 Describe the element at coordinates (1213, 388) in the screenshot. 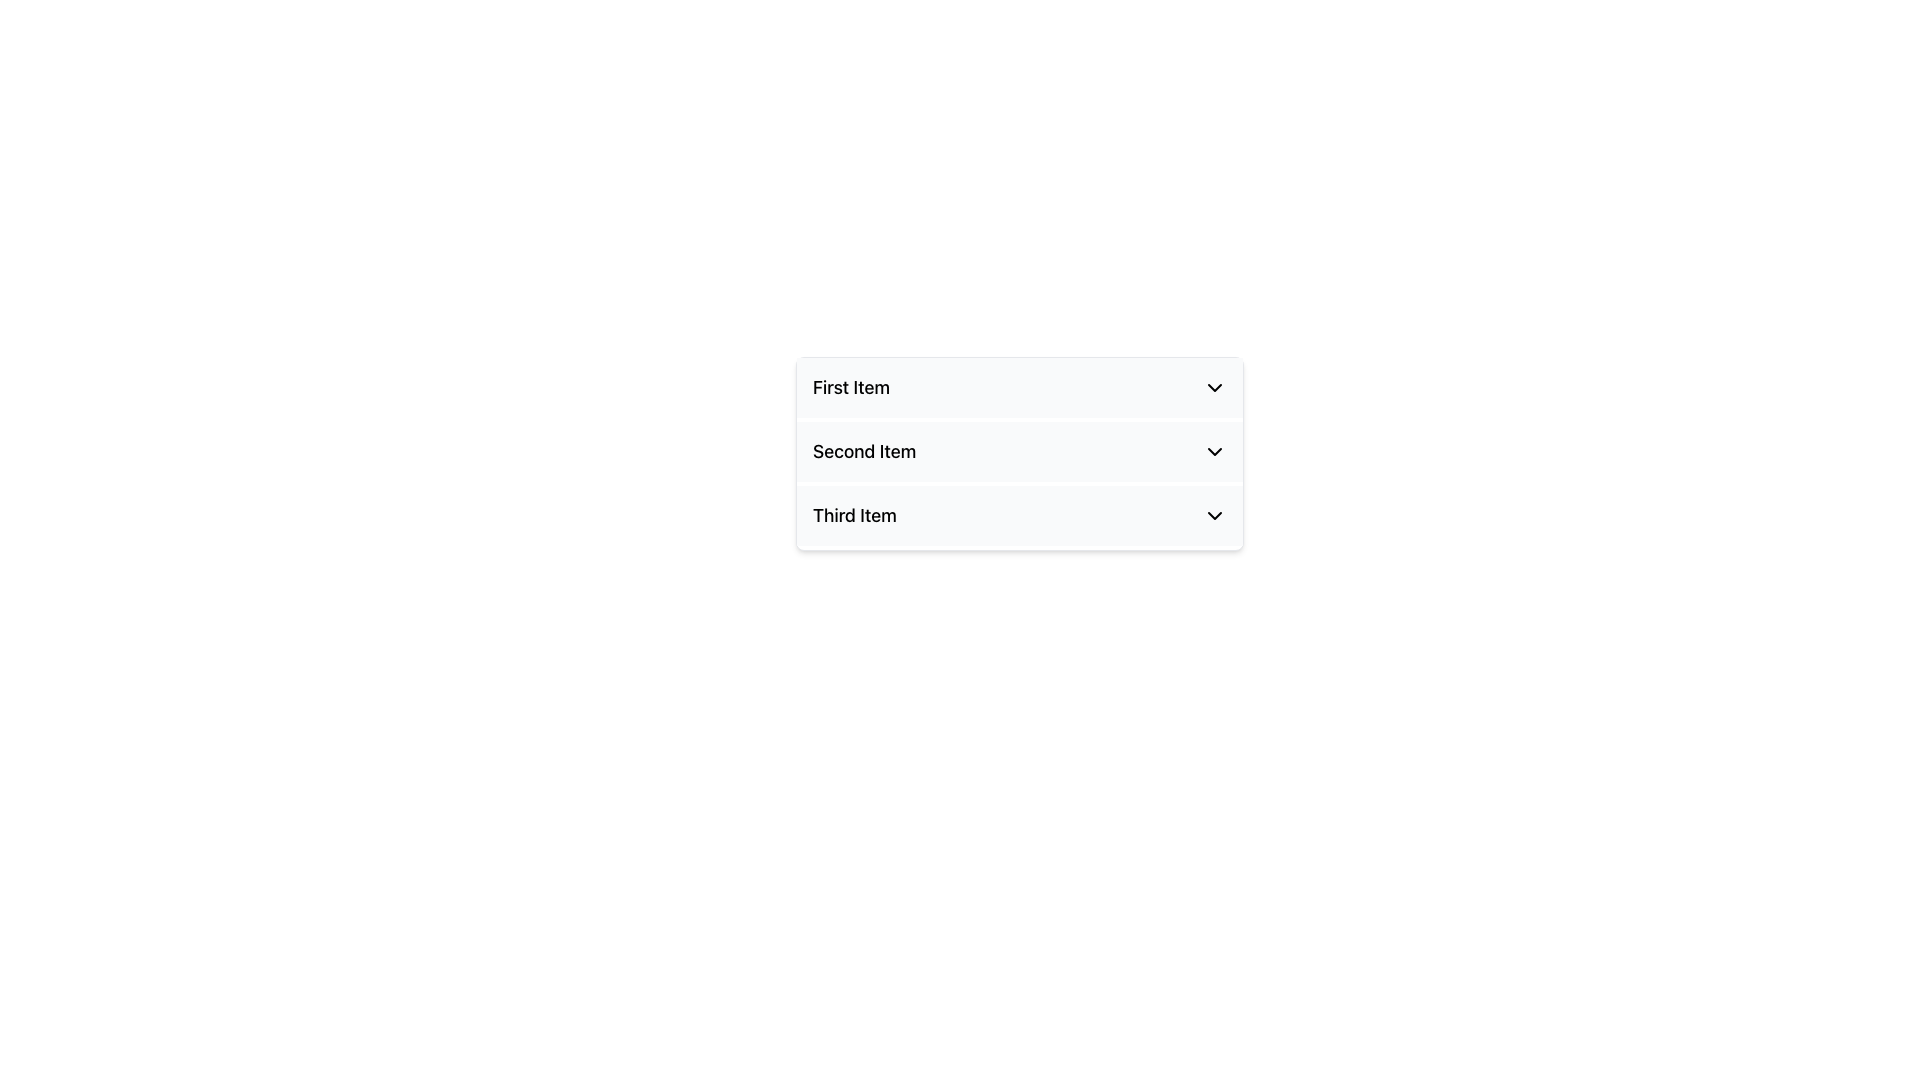

I see `the downward-facing chevron icon at the far right of the 'First Item' row` at that location.